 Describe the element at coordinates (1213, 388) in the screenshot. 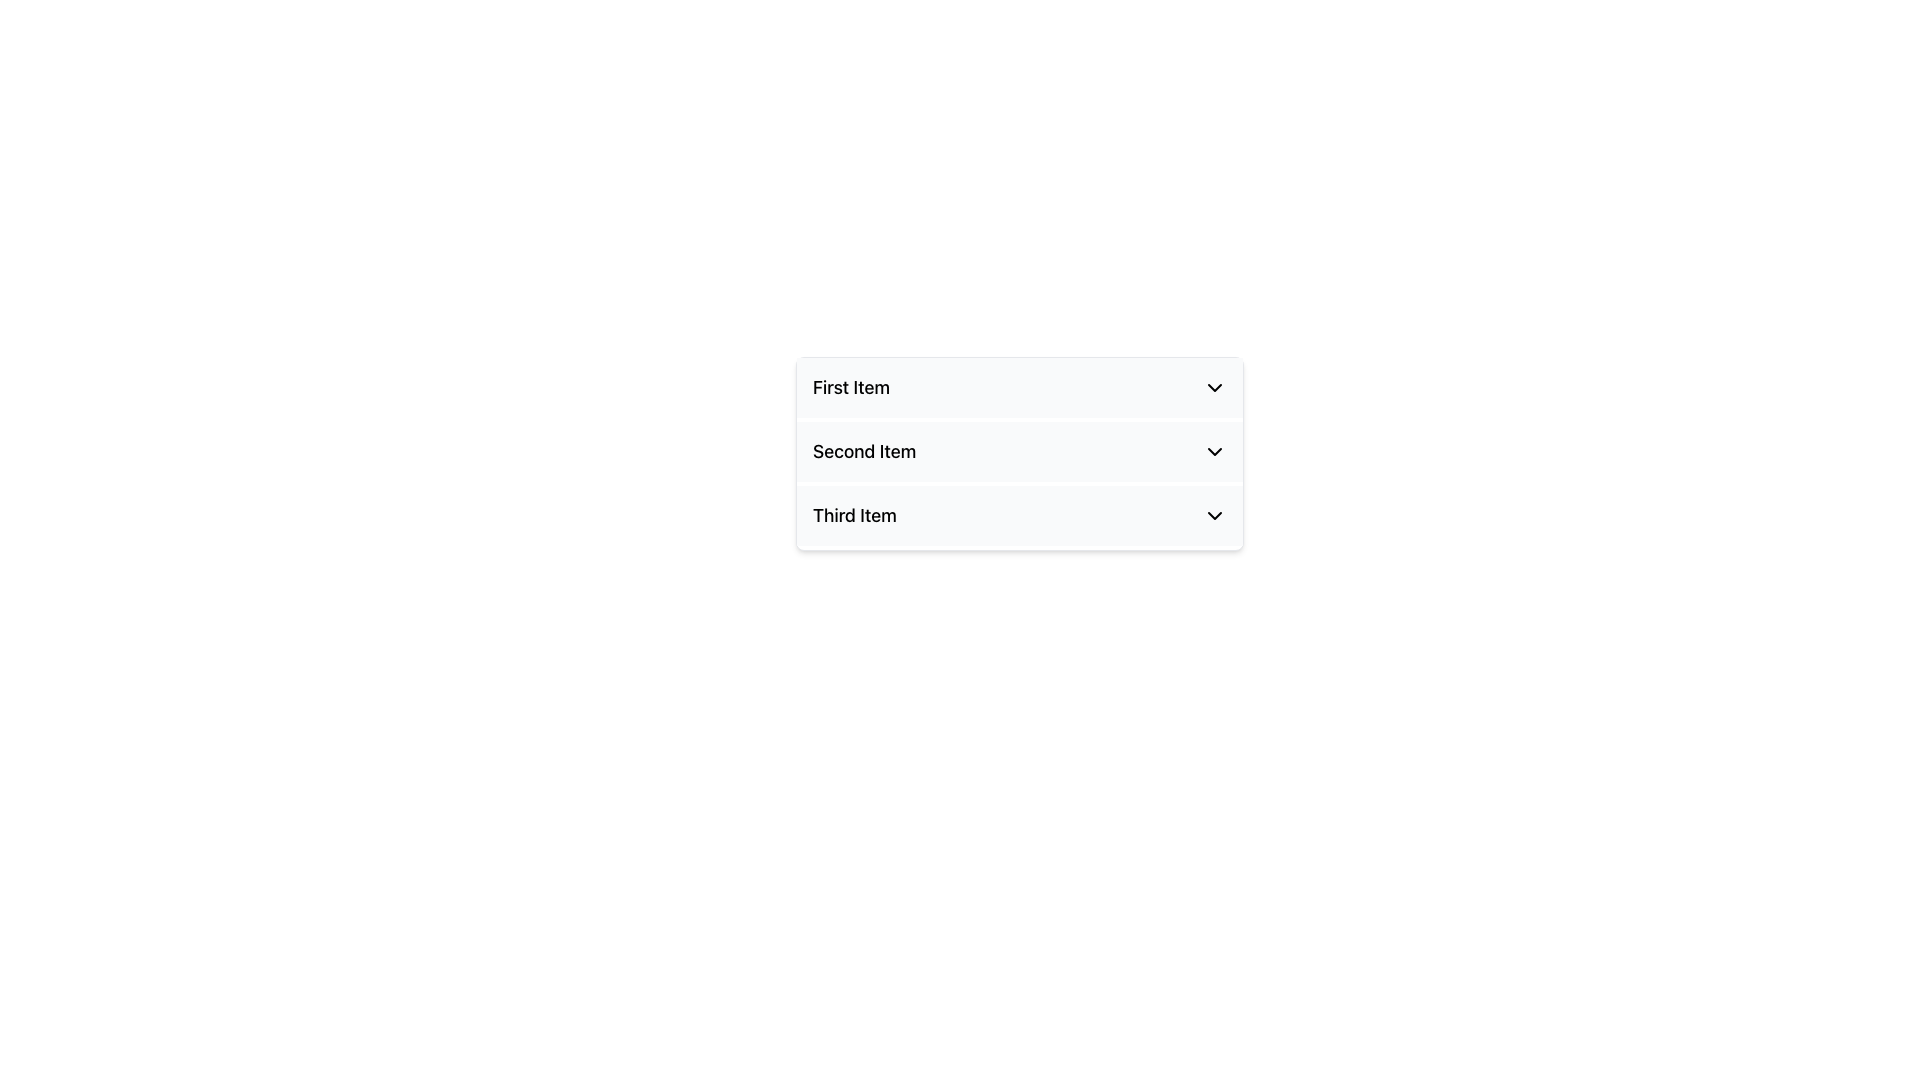

I see `the downward-facing chevron icon at the far right of the 'First Item' row` at that location.